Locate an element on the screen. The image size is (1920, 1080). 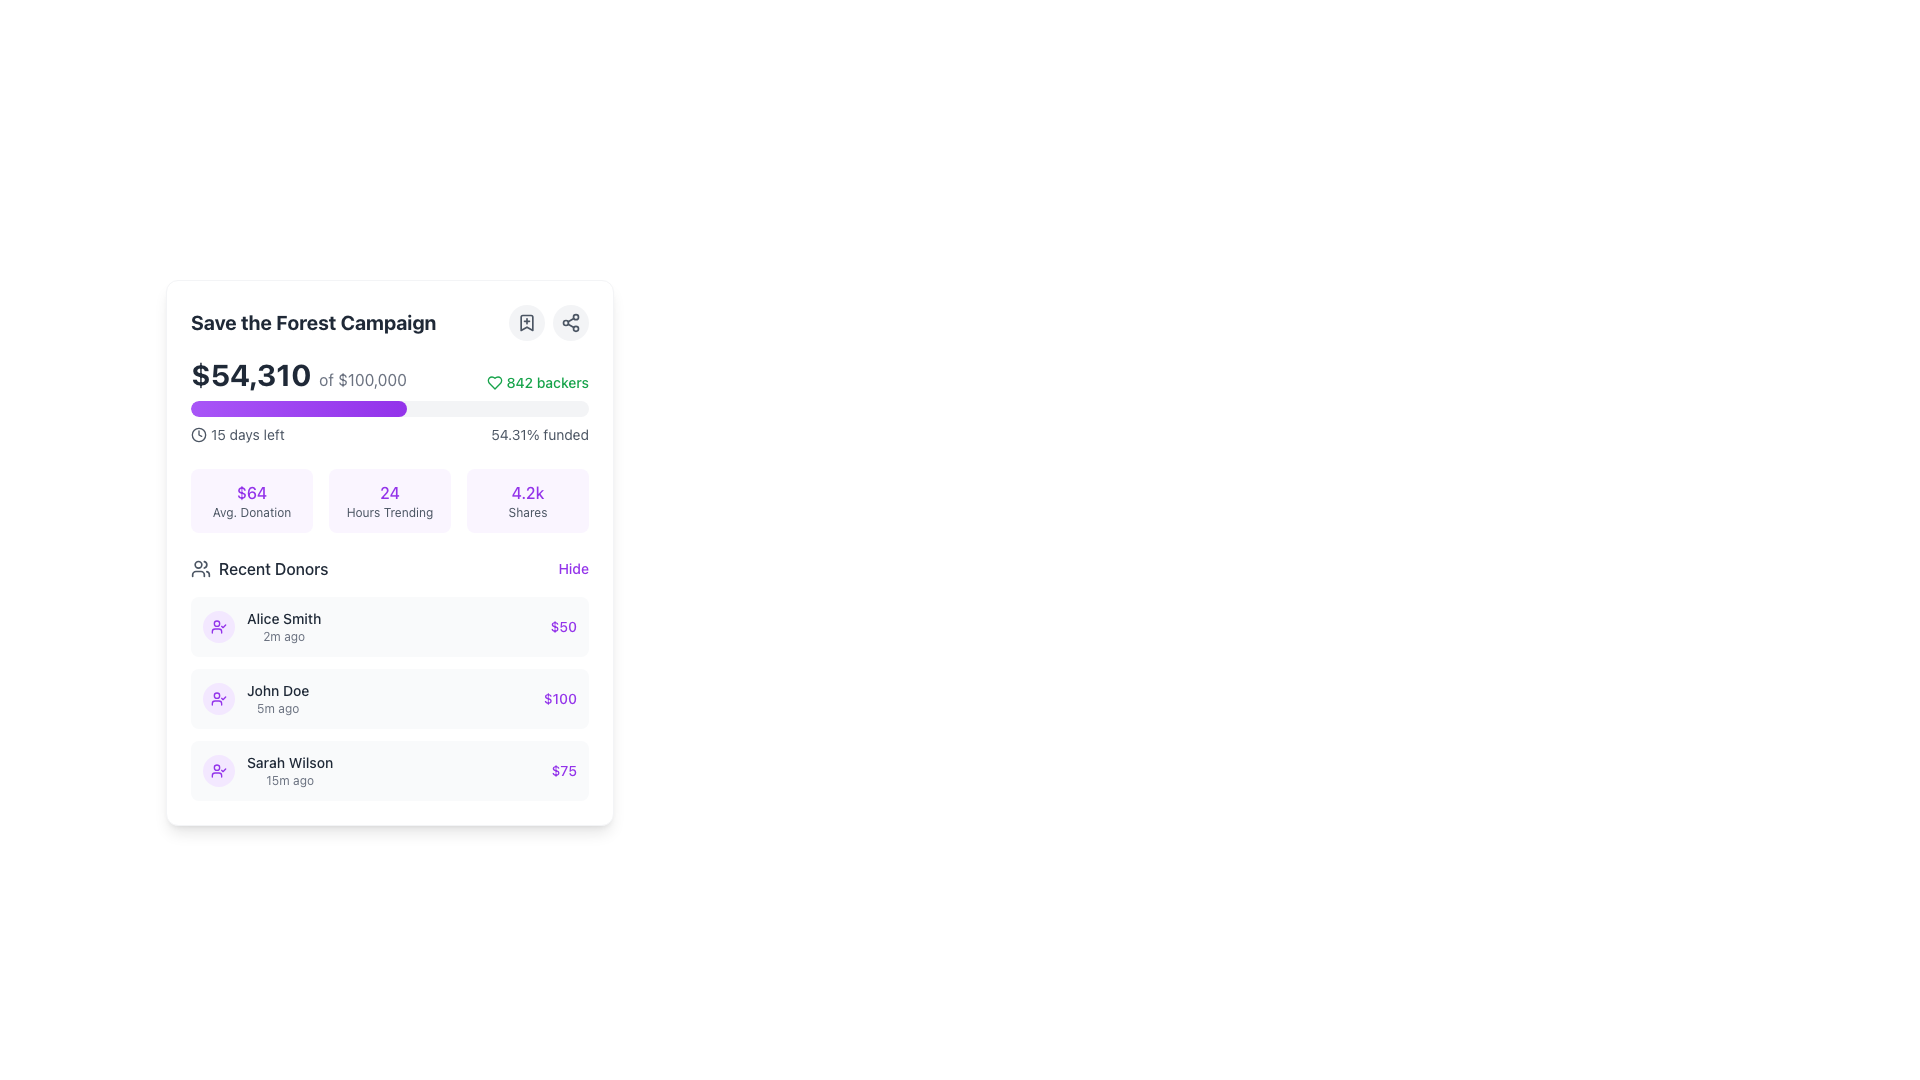
name and timestamp of the third donor's information in the 'Recent Donors' section of the 'Save the Forest Campaign' card is located at coordinates (267, 770).